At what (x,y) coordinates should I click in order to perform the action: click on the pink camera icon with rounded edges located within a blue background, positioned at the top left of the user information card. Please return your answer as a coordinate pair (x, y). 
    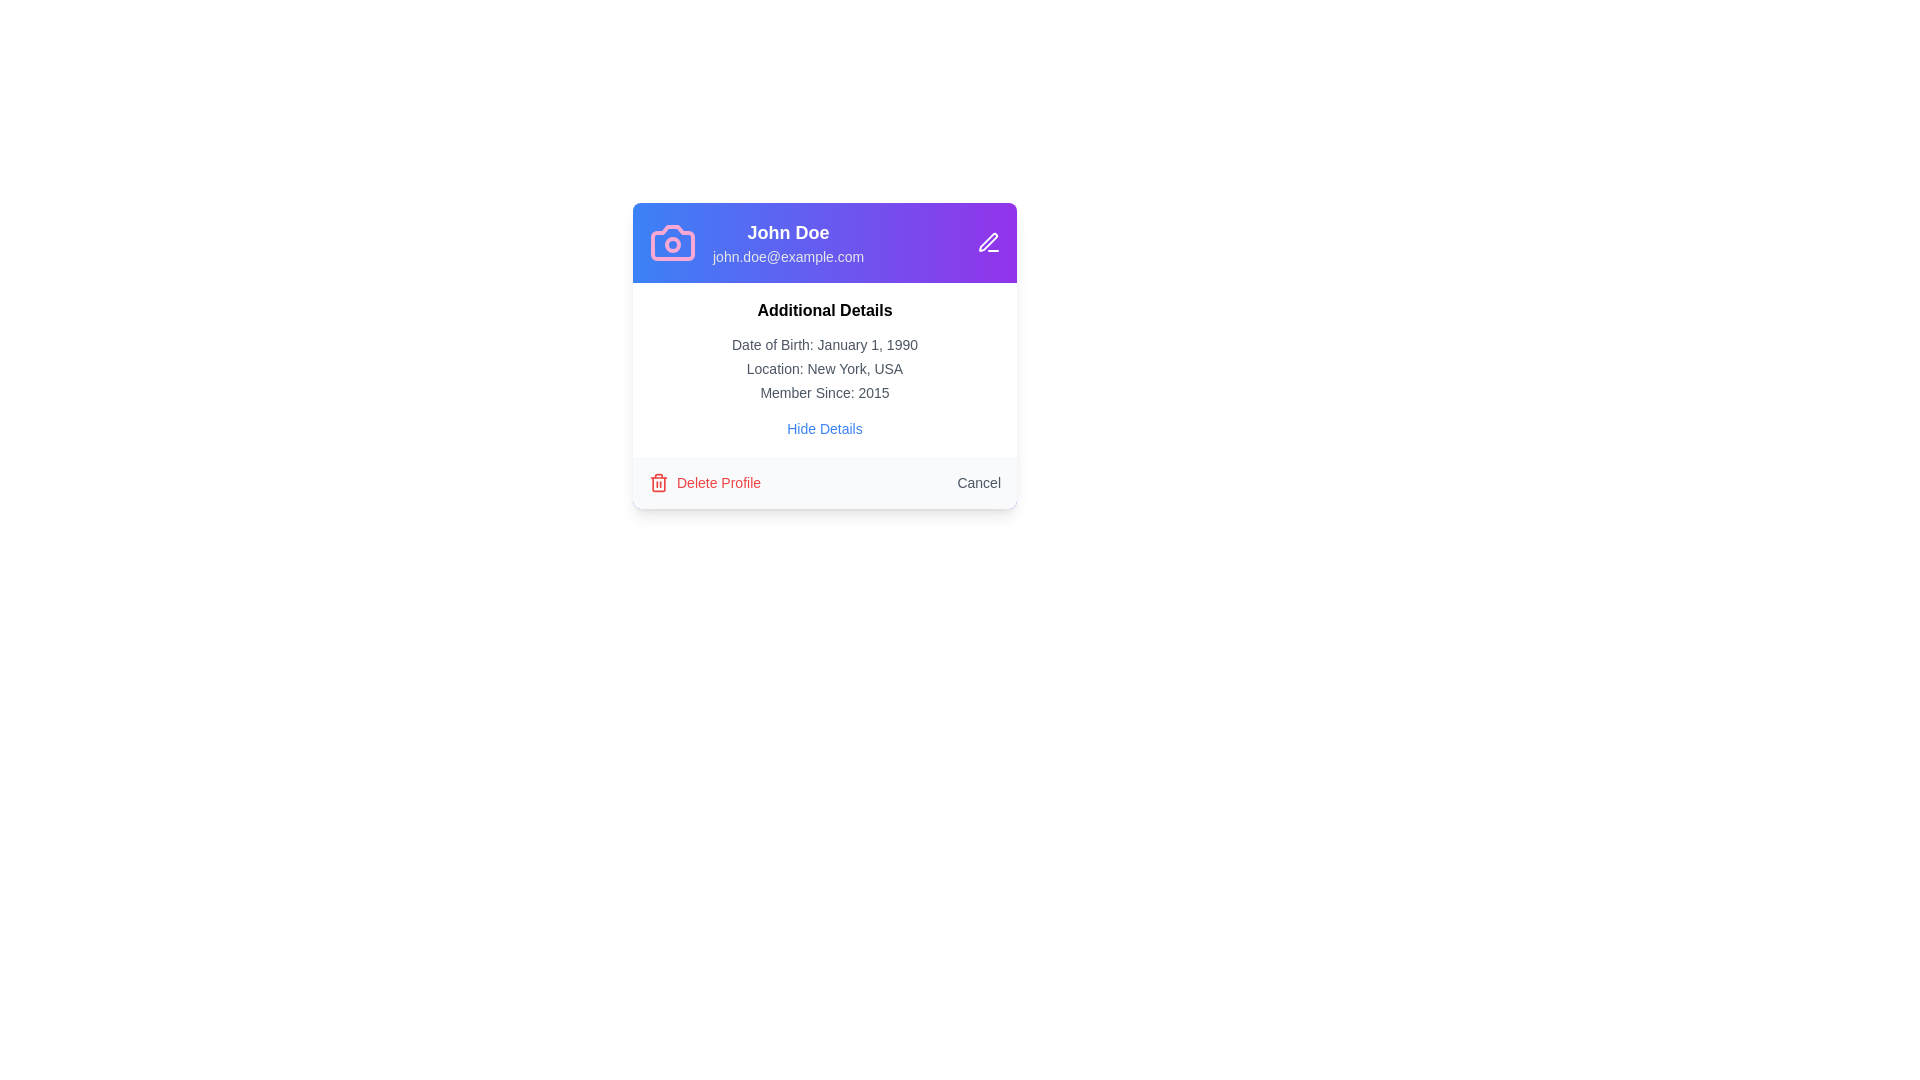
    Looking at the image, I should click on (672, 242).